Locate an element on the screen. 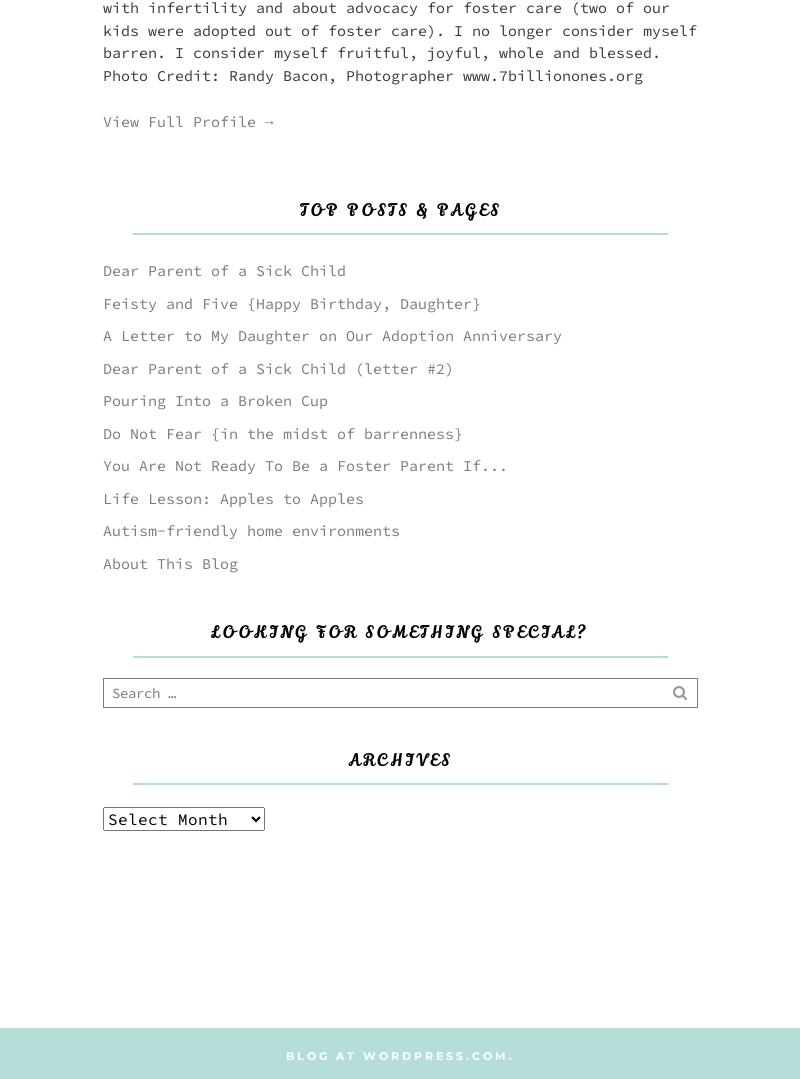 The image size is (800, 1079). 'Archives' is located at coordinates (400, 759).